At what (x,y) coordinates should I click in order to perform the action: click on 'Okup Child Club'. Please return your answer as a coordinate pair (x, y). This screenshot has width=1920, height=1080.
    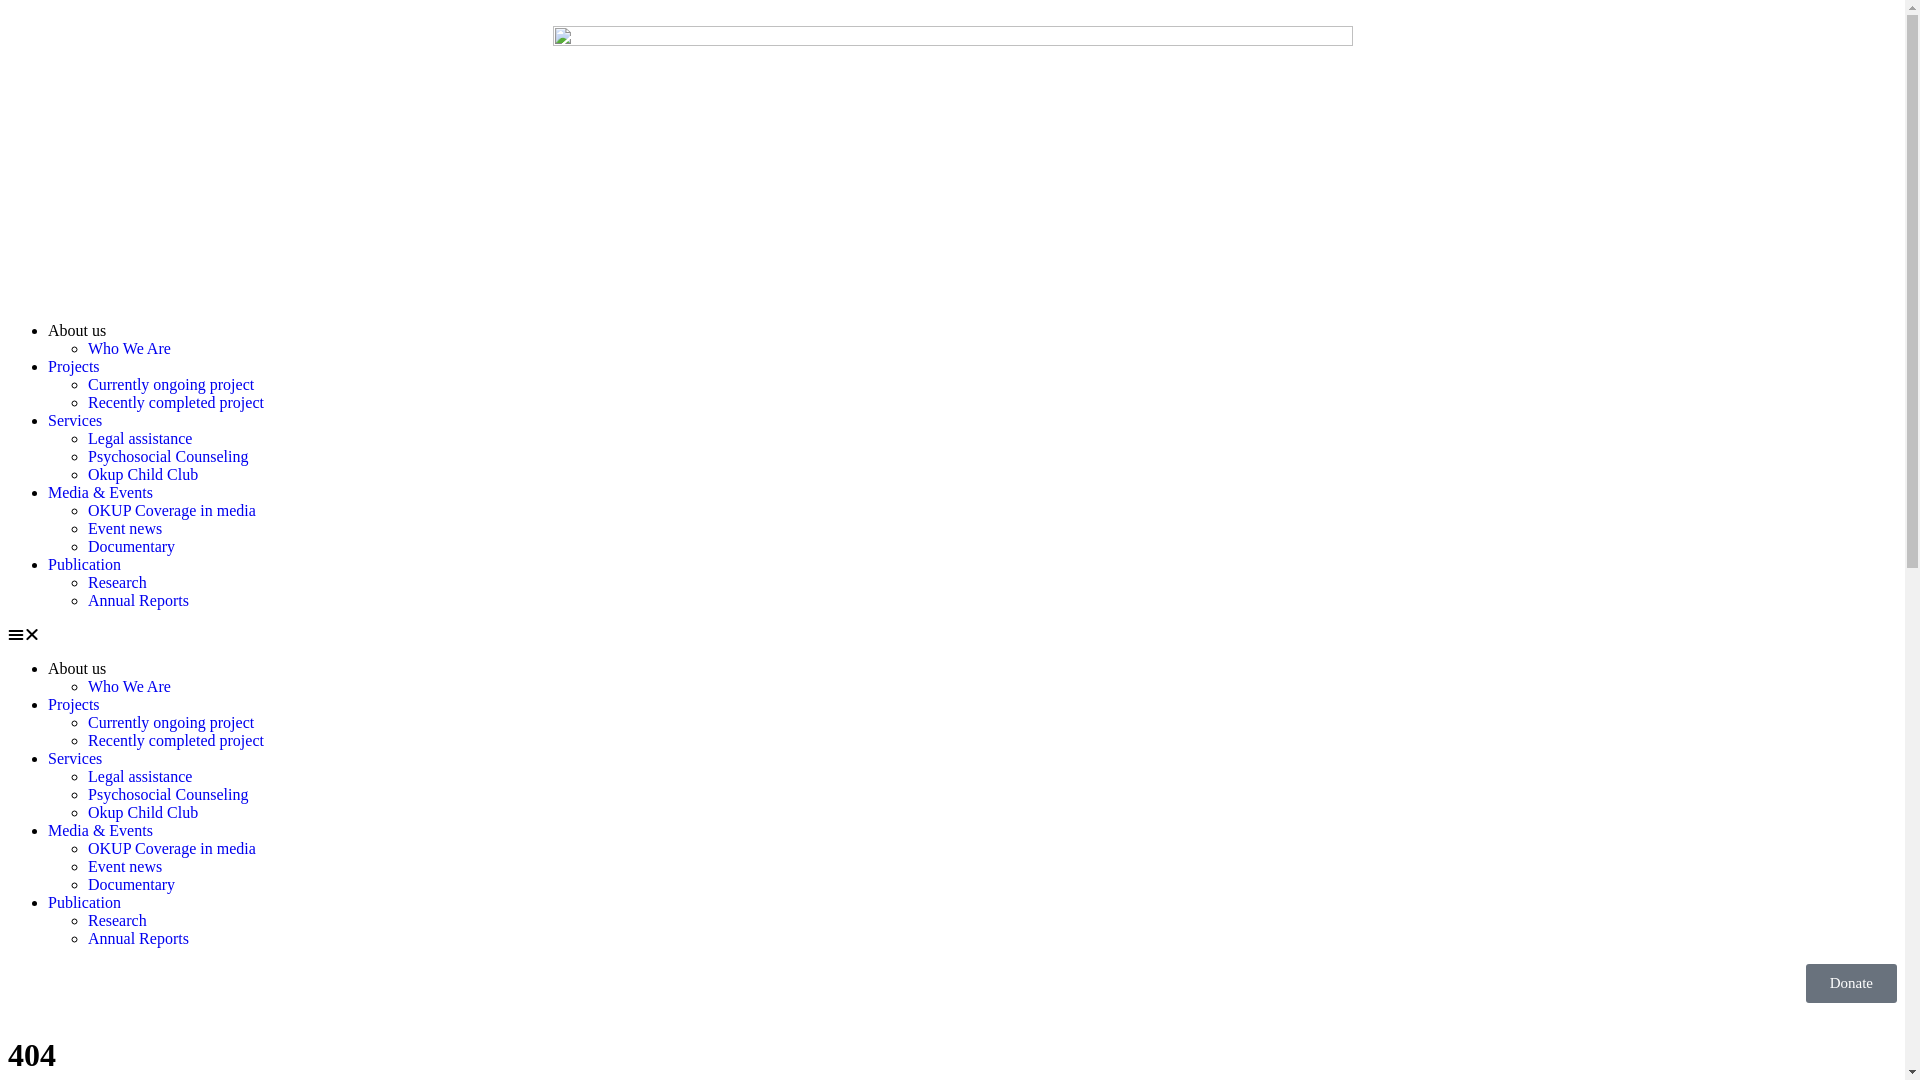
    Looking at the image, I should click on (86, 812).